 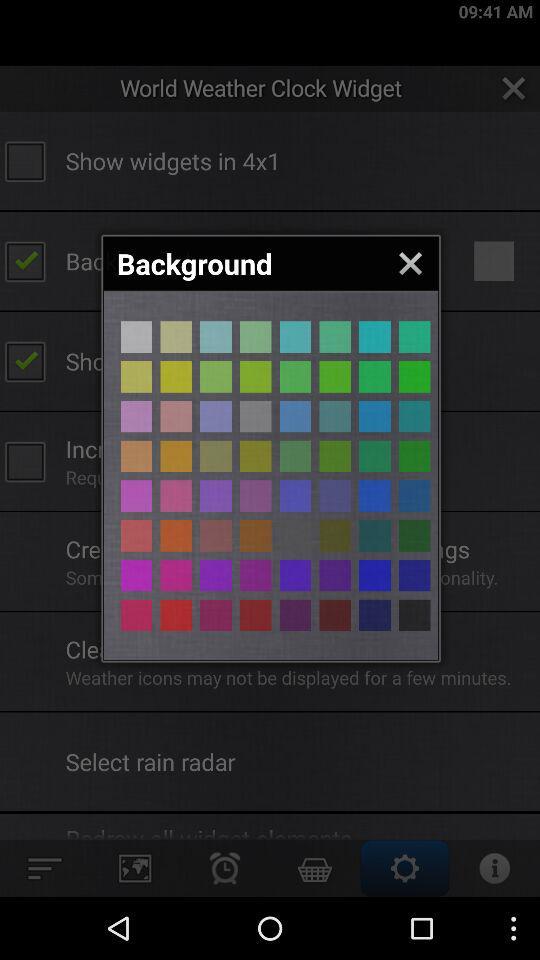 What do you see at coordinates (335, 614) in the screenshot?
I see `bockgrount colour selecting` at bounding box center [335, 614].